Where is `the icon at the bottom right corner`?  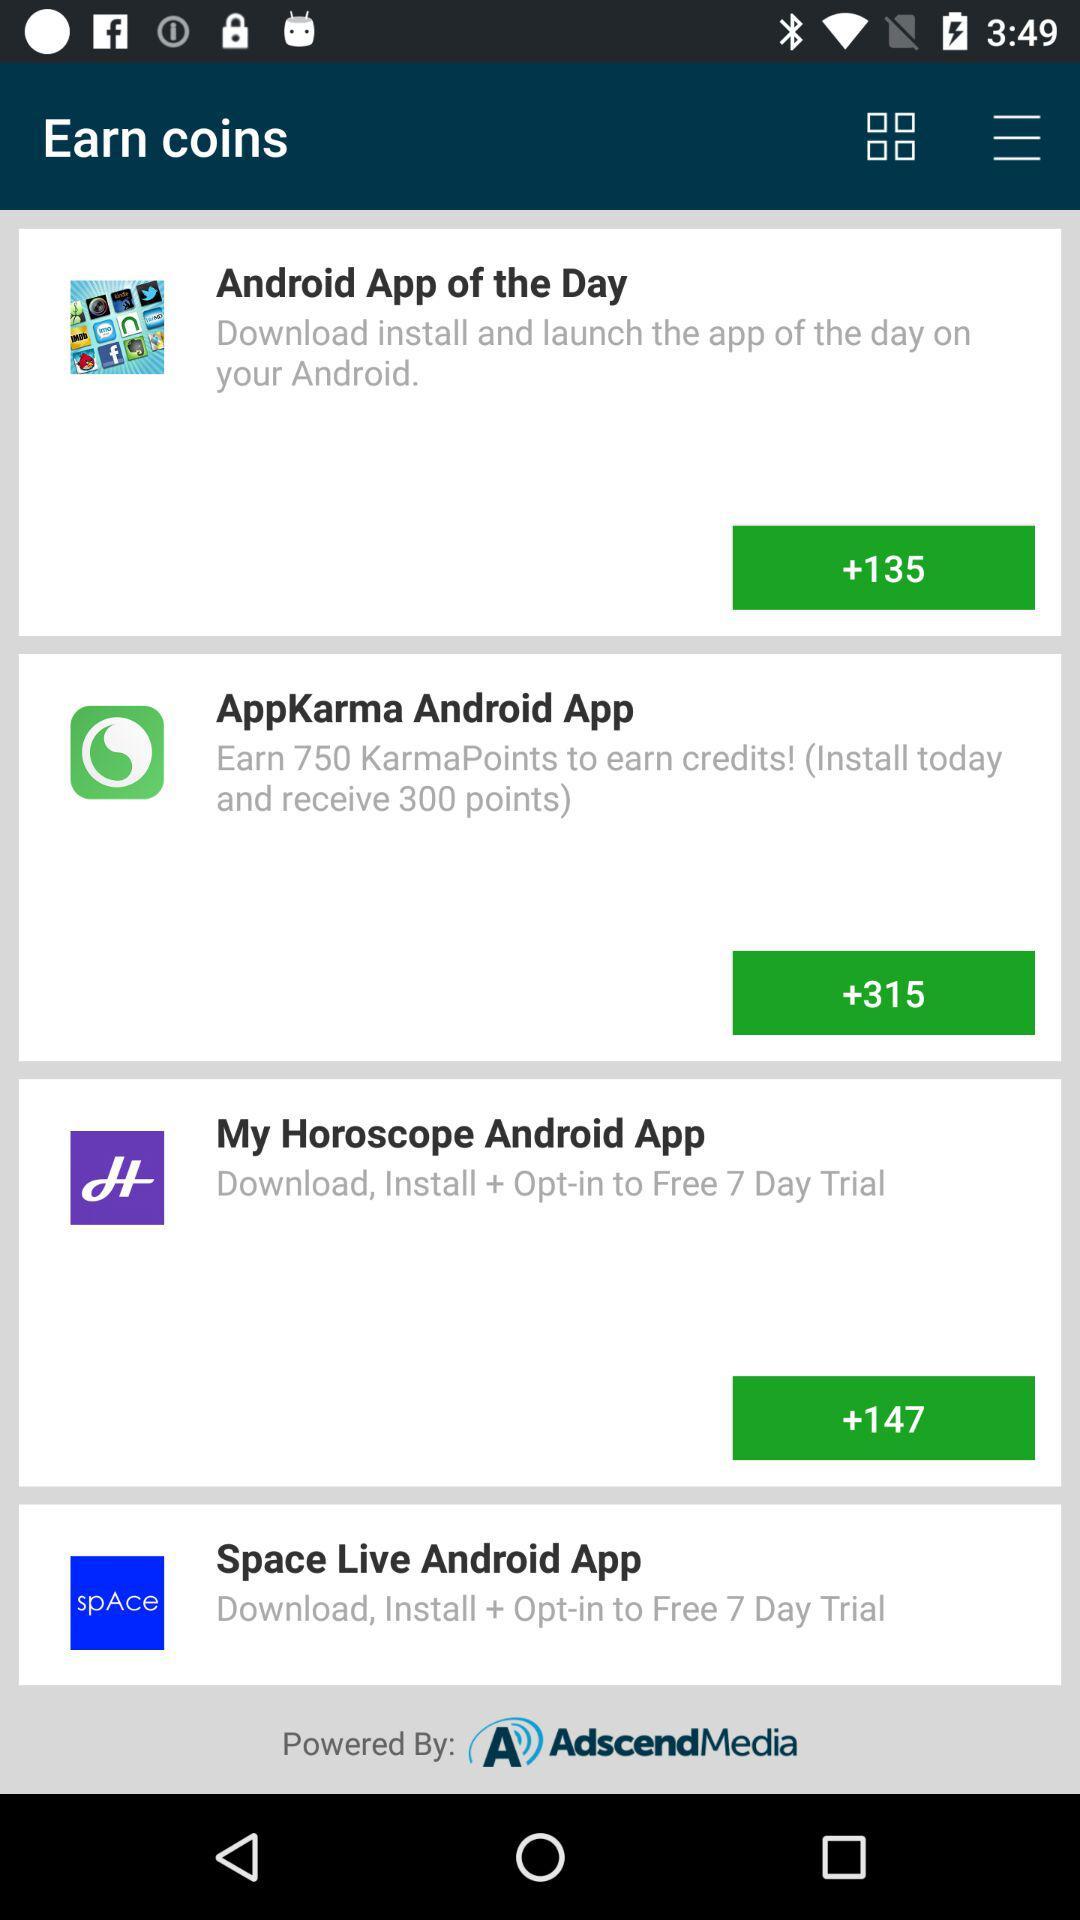 the icon at the bottom right corner is located at coordinates (882, 1417).